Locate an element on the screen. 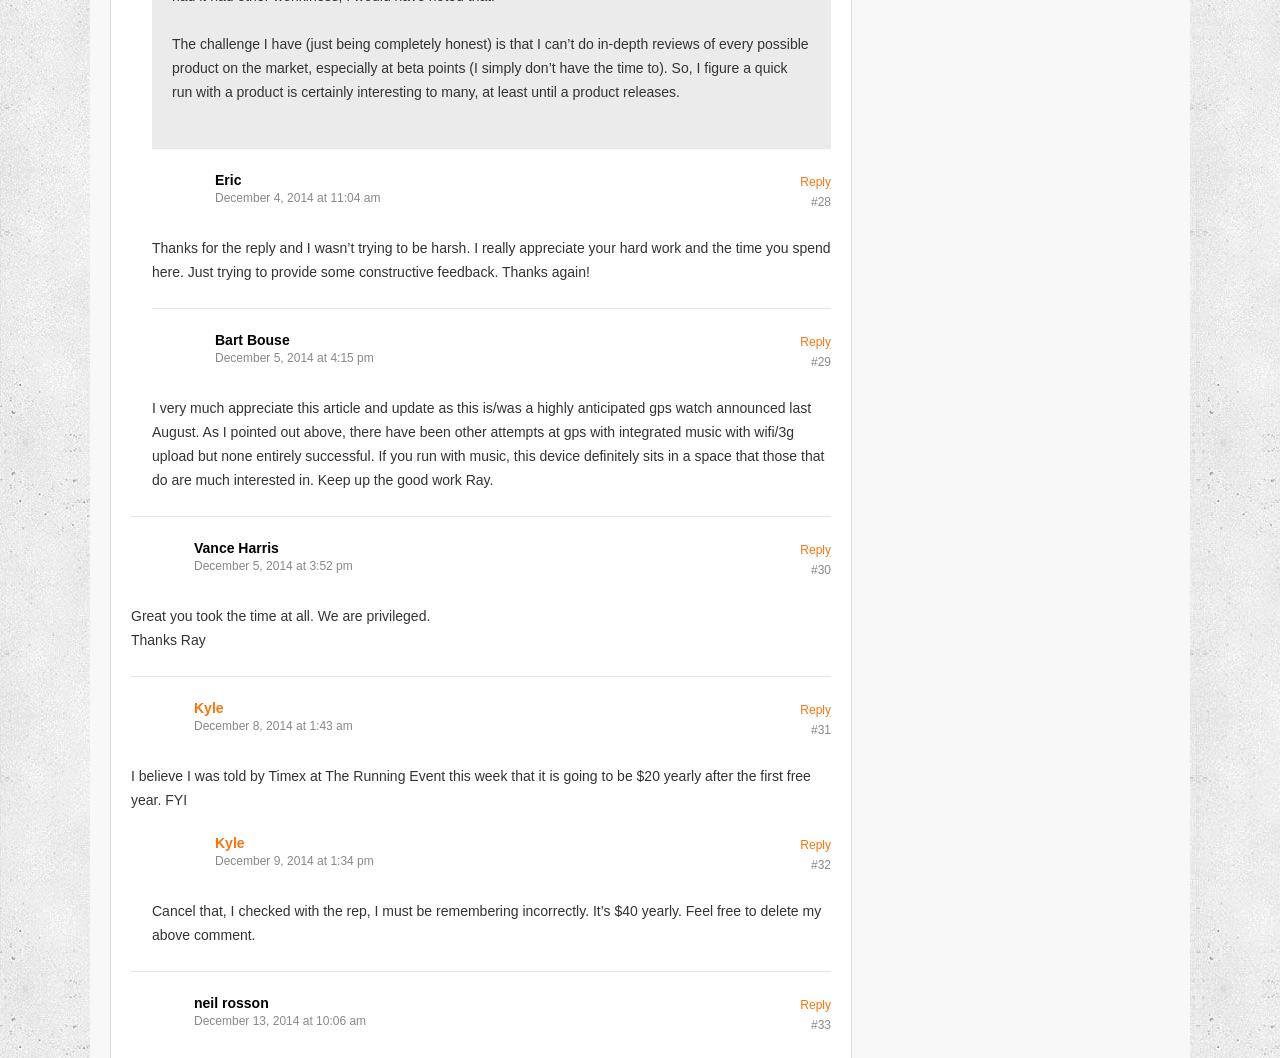 This screenshot has width=1280, height=1058. '#30' is located at coordinates (809, 568).